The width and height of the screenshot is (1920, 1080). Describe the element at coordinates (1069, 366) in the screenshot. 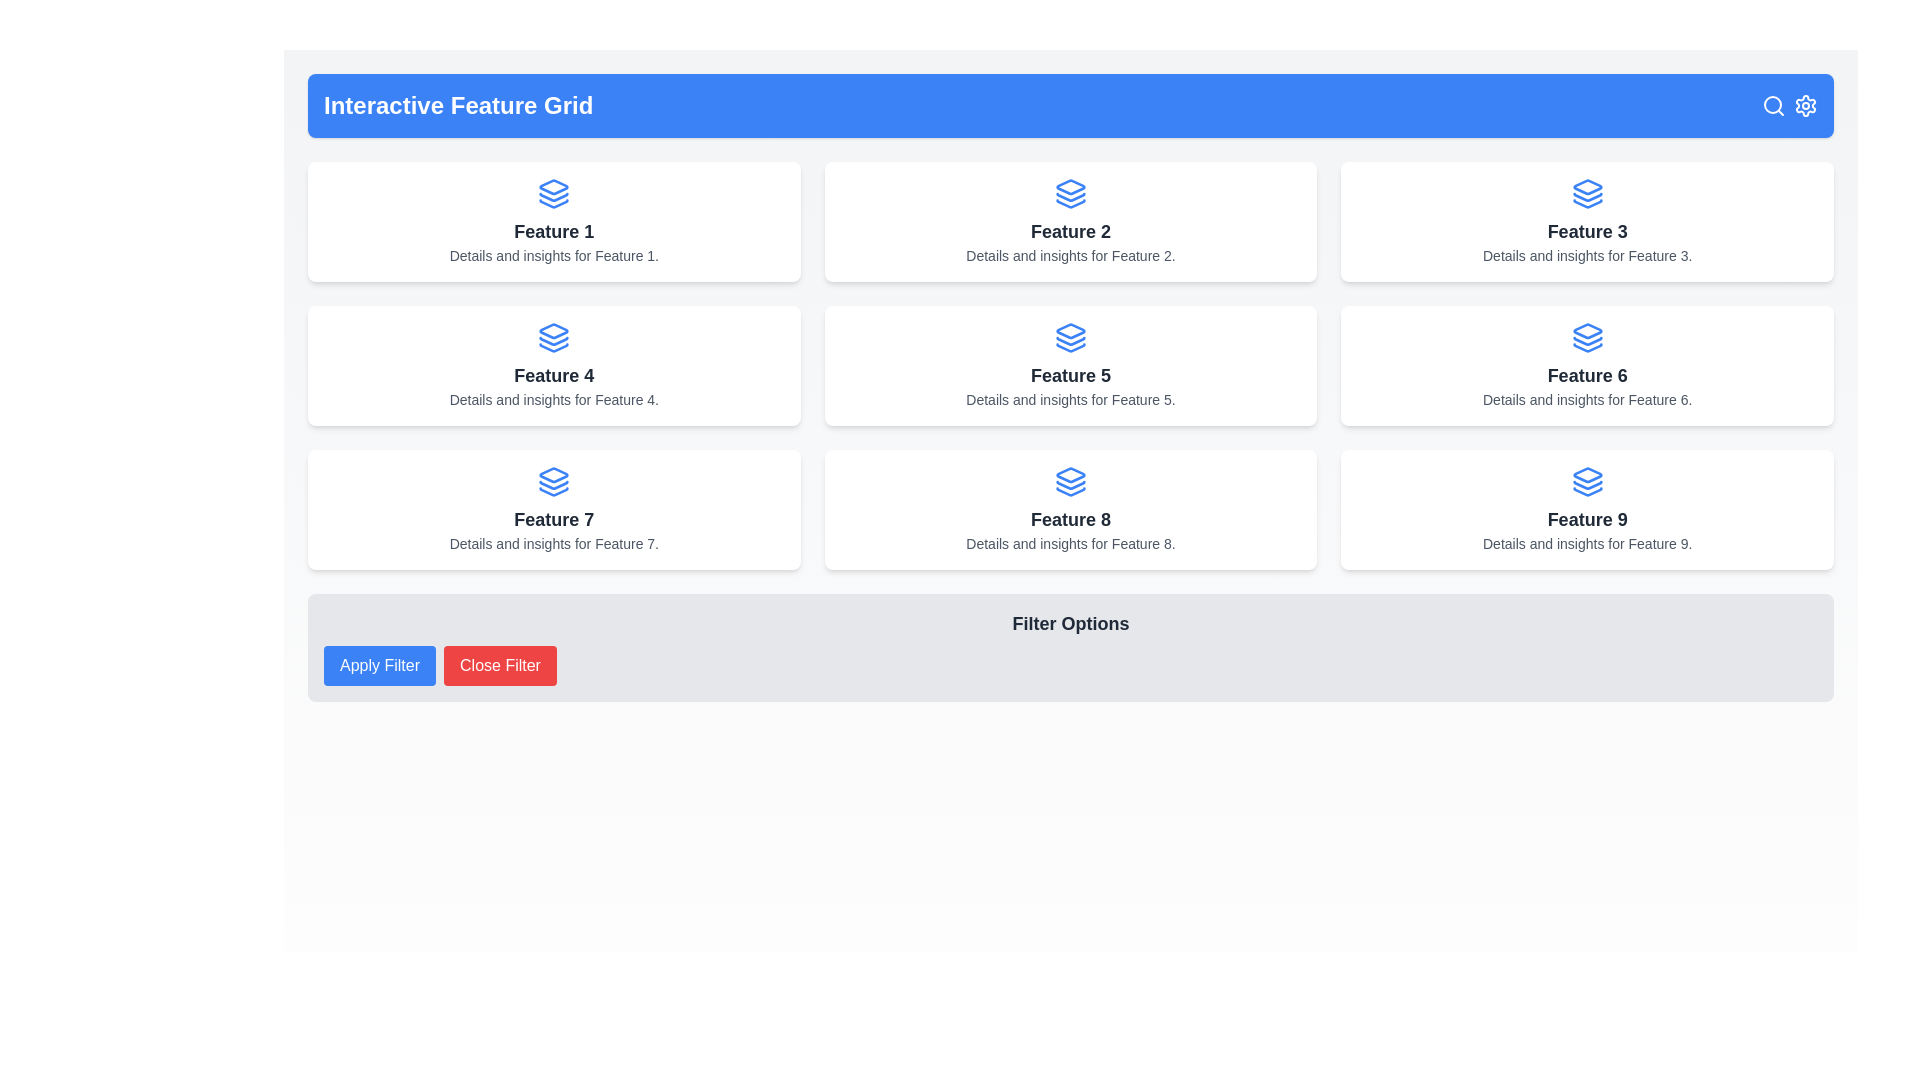

I see `the 'Feature 5' card located in the second row and second column of the 'Interactive Feature Grid' to interact or navigate` at that location.